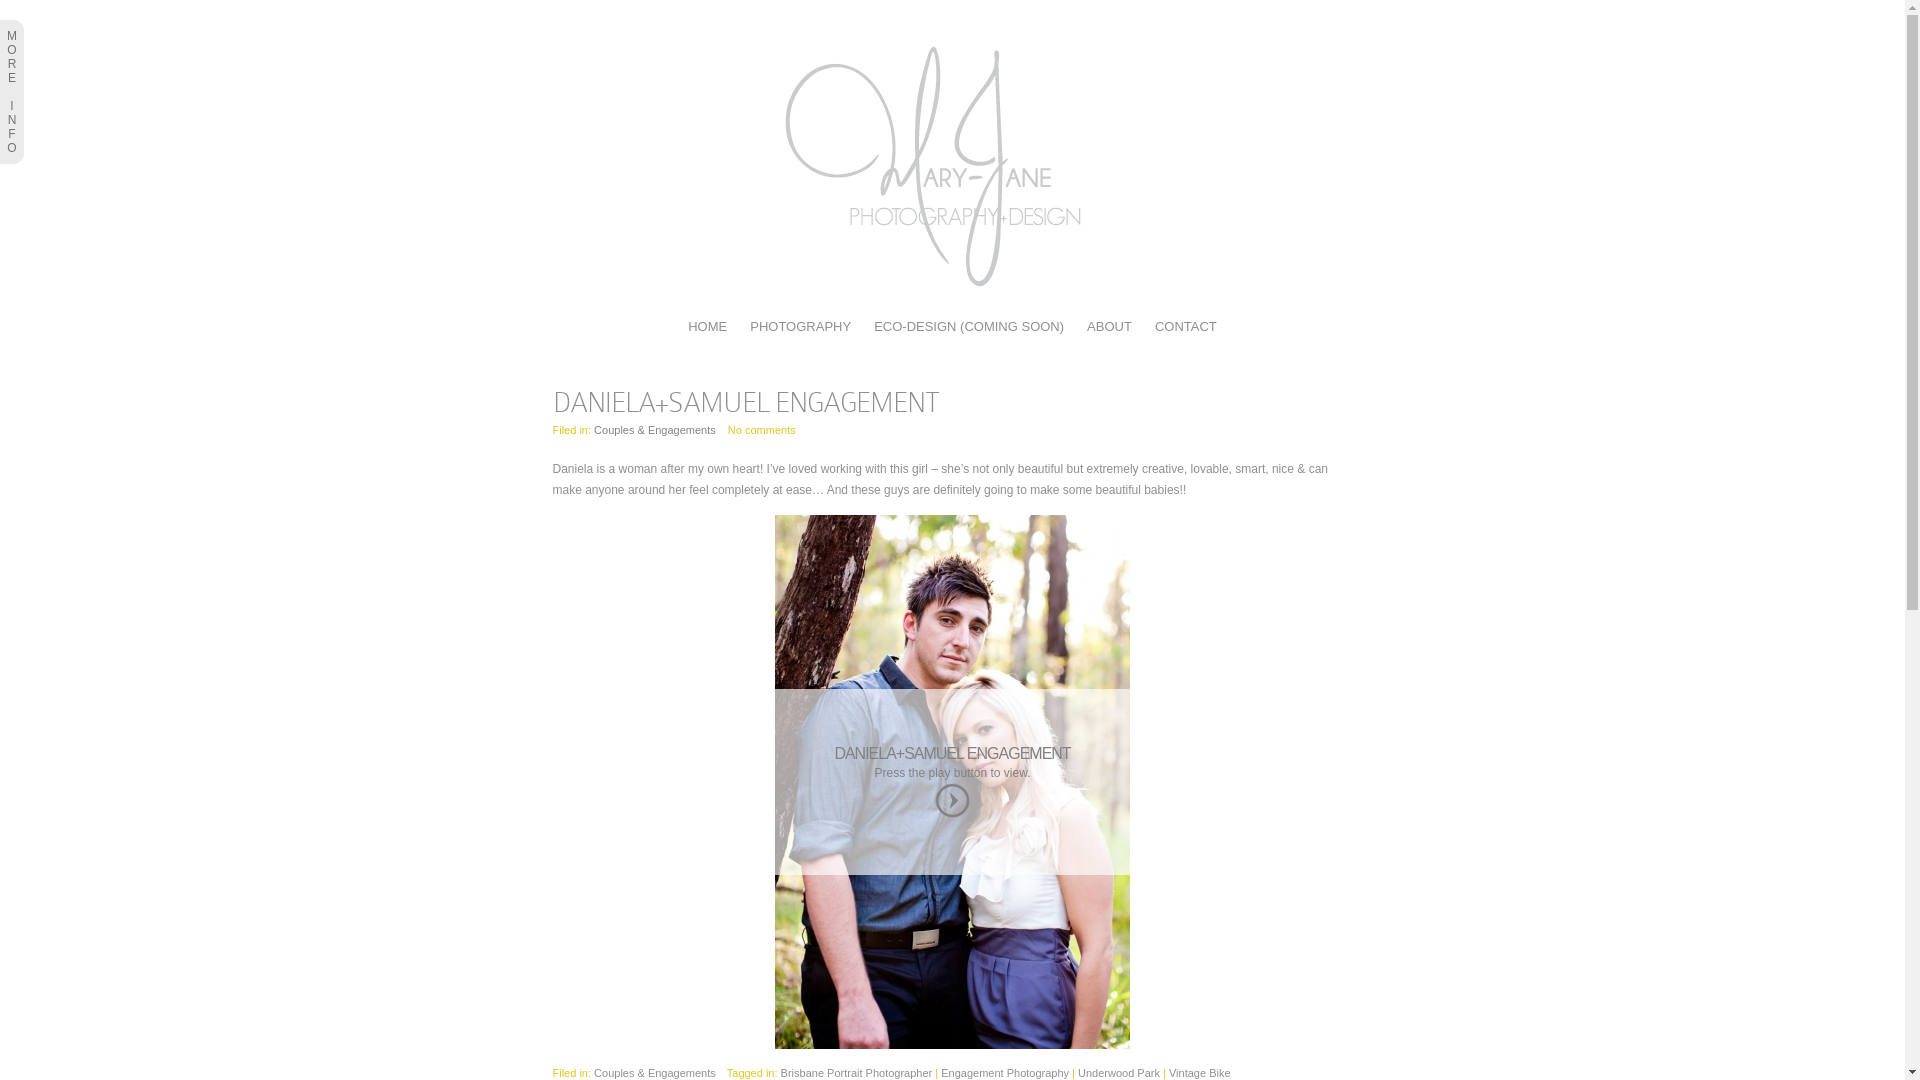 This screenshot has width=1920, height=1080. What do you see at coordinates (800, 325) in the screenshot?
I see `'PHOTOGRAPHY'` at bounding box center [800, 325].